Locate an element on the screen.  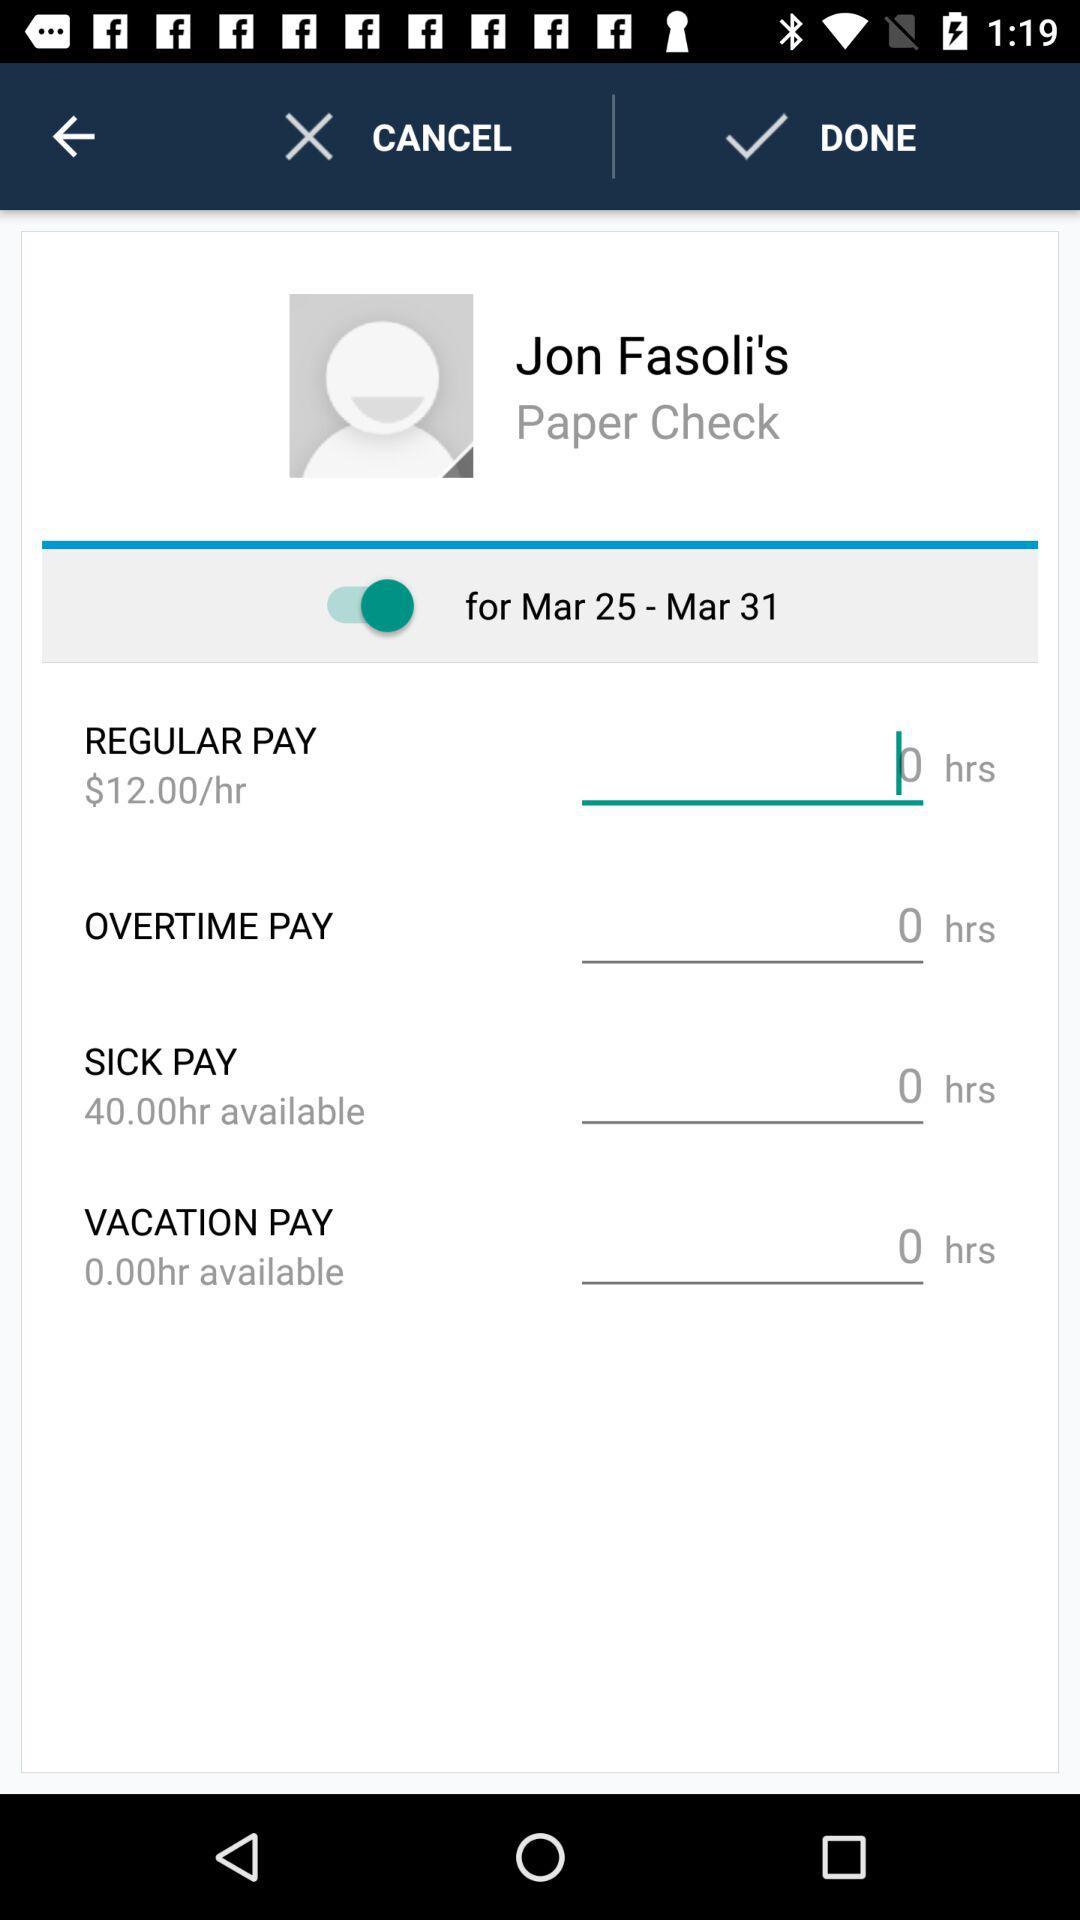
number of hours of vacation pay is located at coordinates (752, 1244).